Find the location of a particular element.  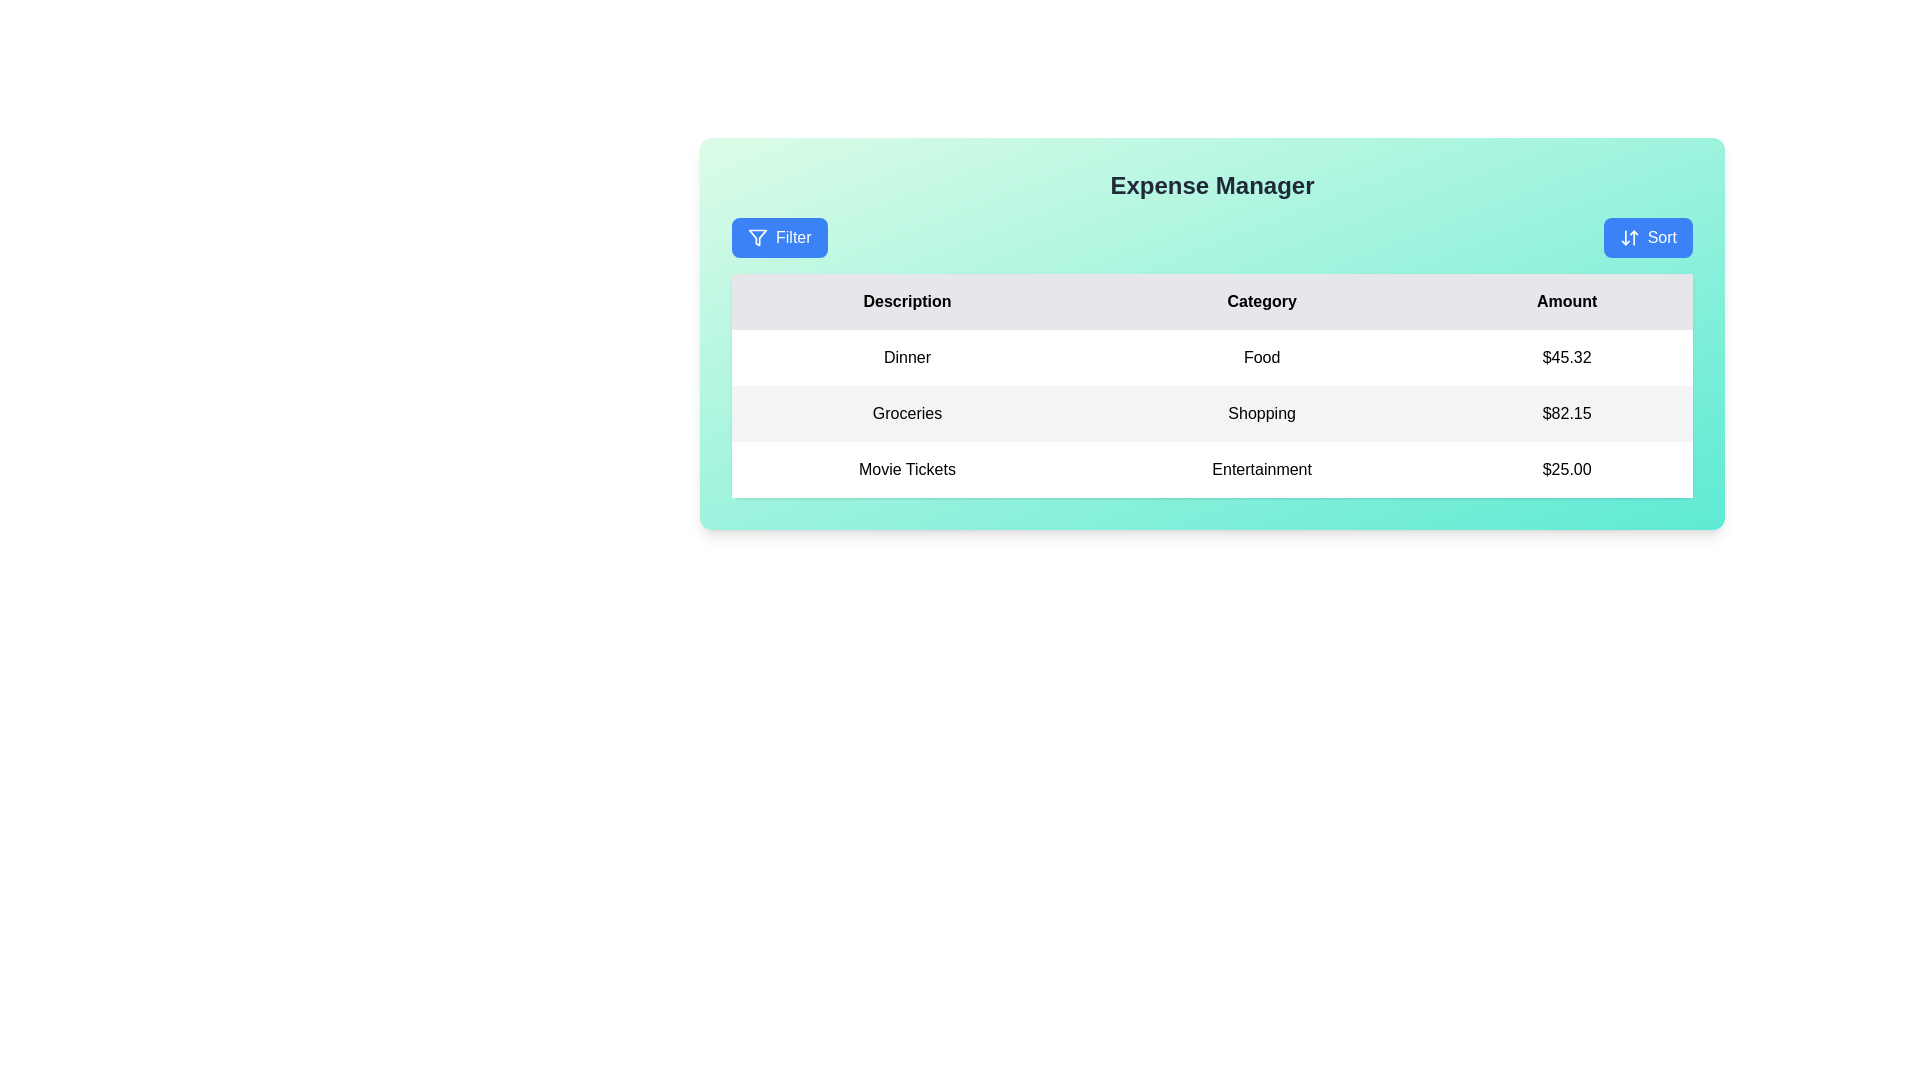

the static text label displaying 'Dinner', which is positioned in the leftmost section of a row in a tabular layout with a white background is located at coordinates (906, 357).